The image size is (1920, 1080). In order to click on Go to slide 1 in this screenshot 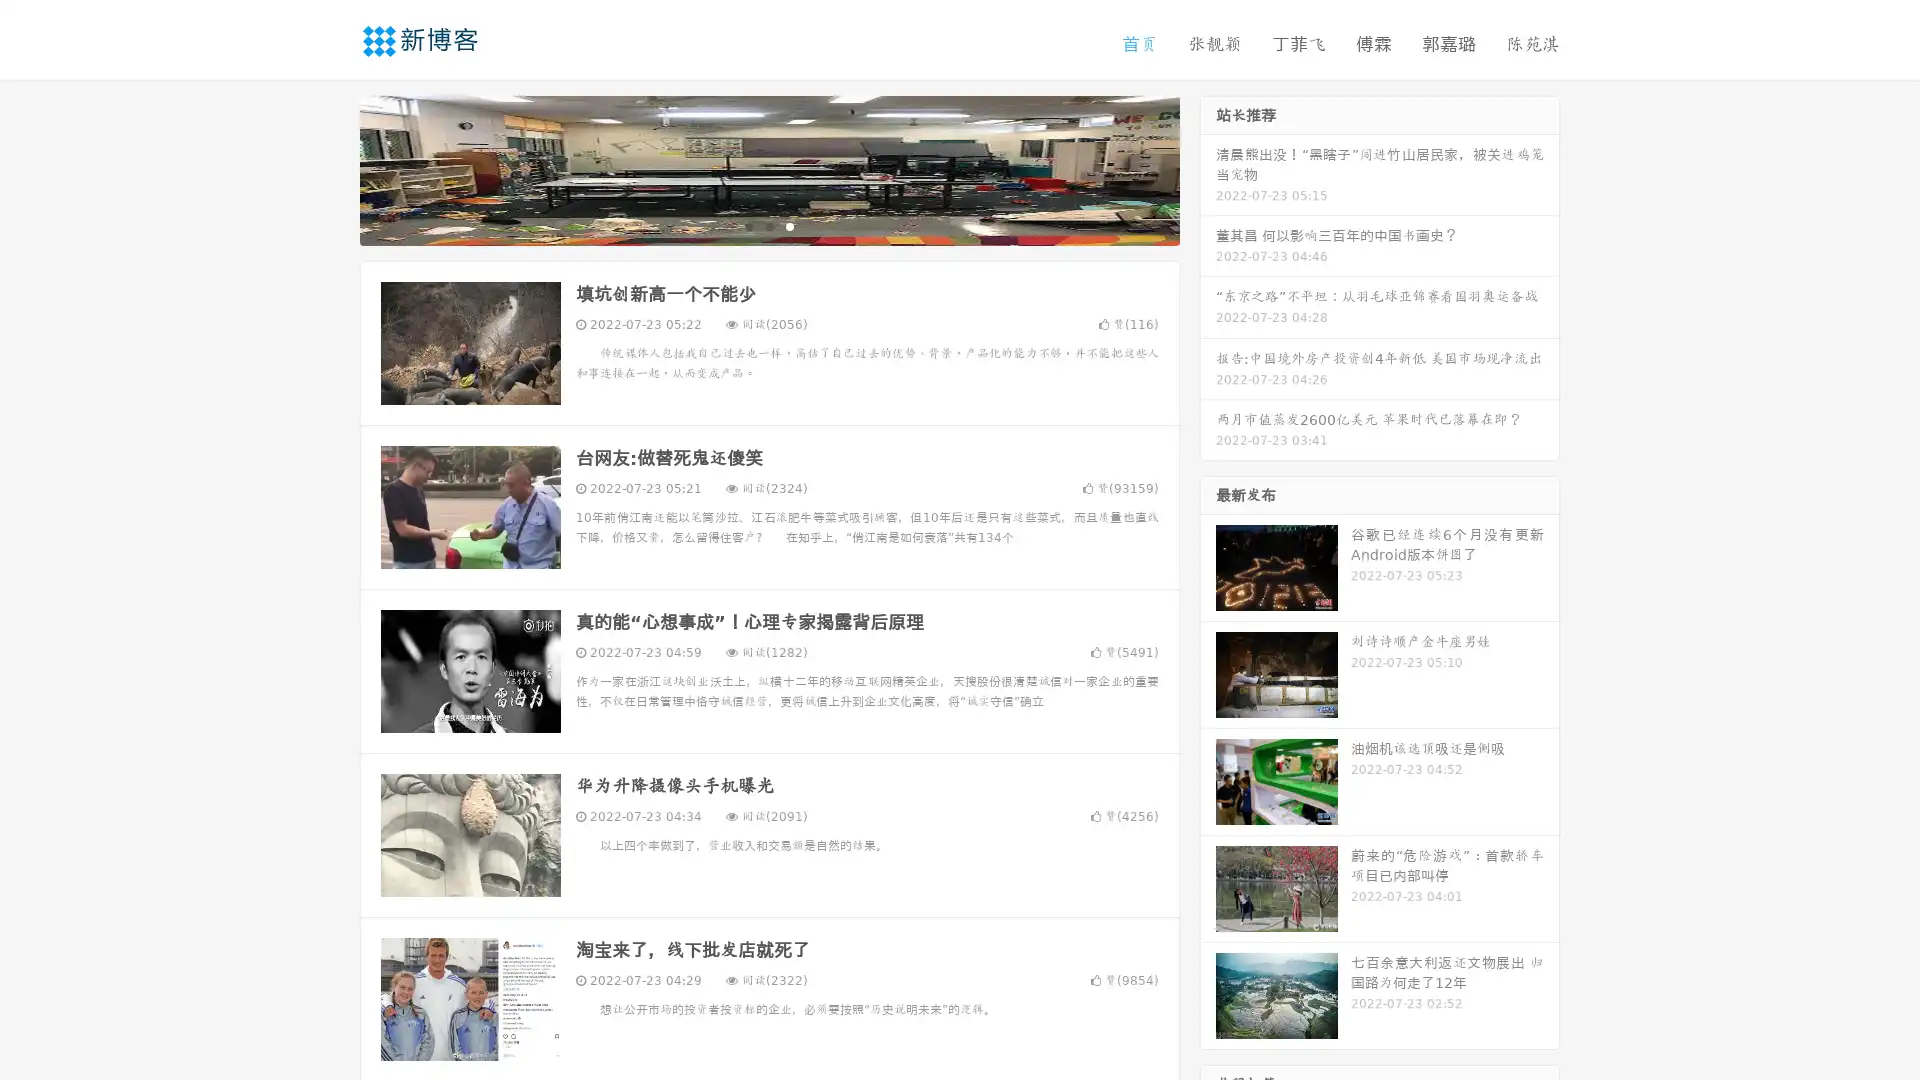, I will do `click(748, 225)`.